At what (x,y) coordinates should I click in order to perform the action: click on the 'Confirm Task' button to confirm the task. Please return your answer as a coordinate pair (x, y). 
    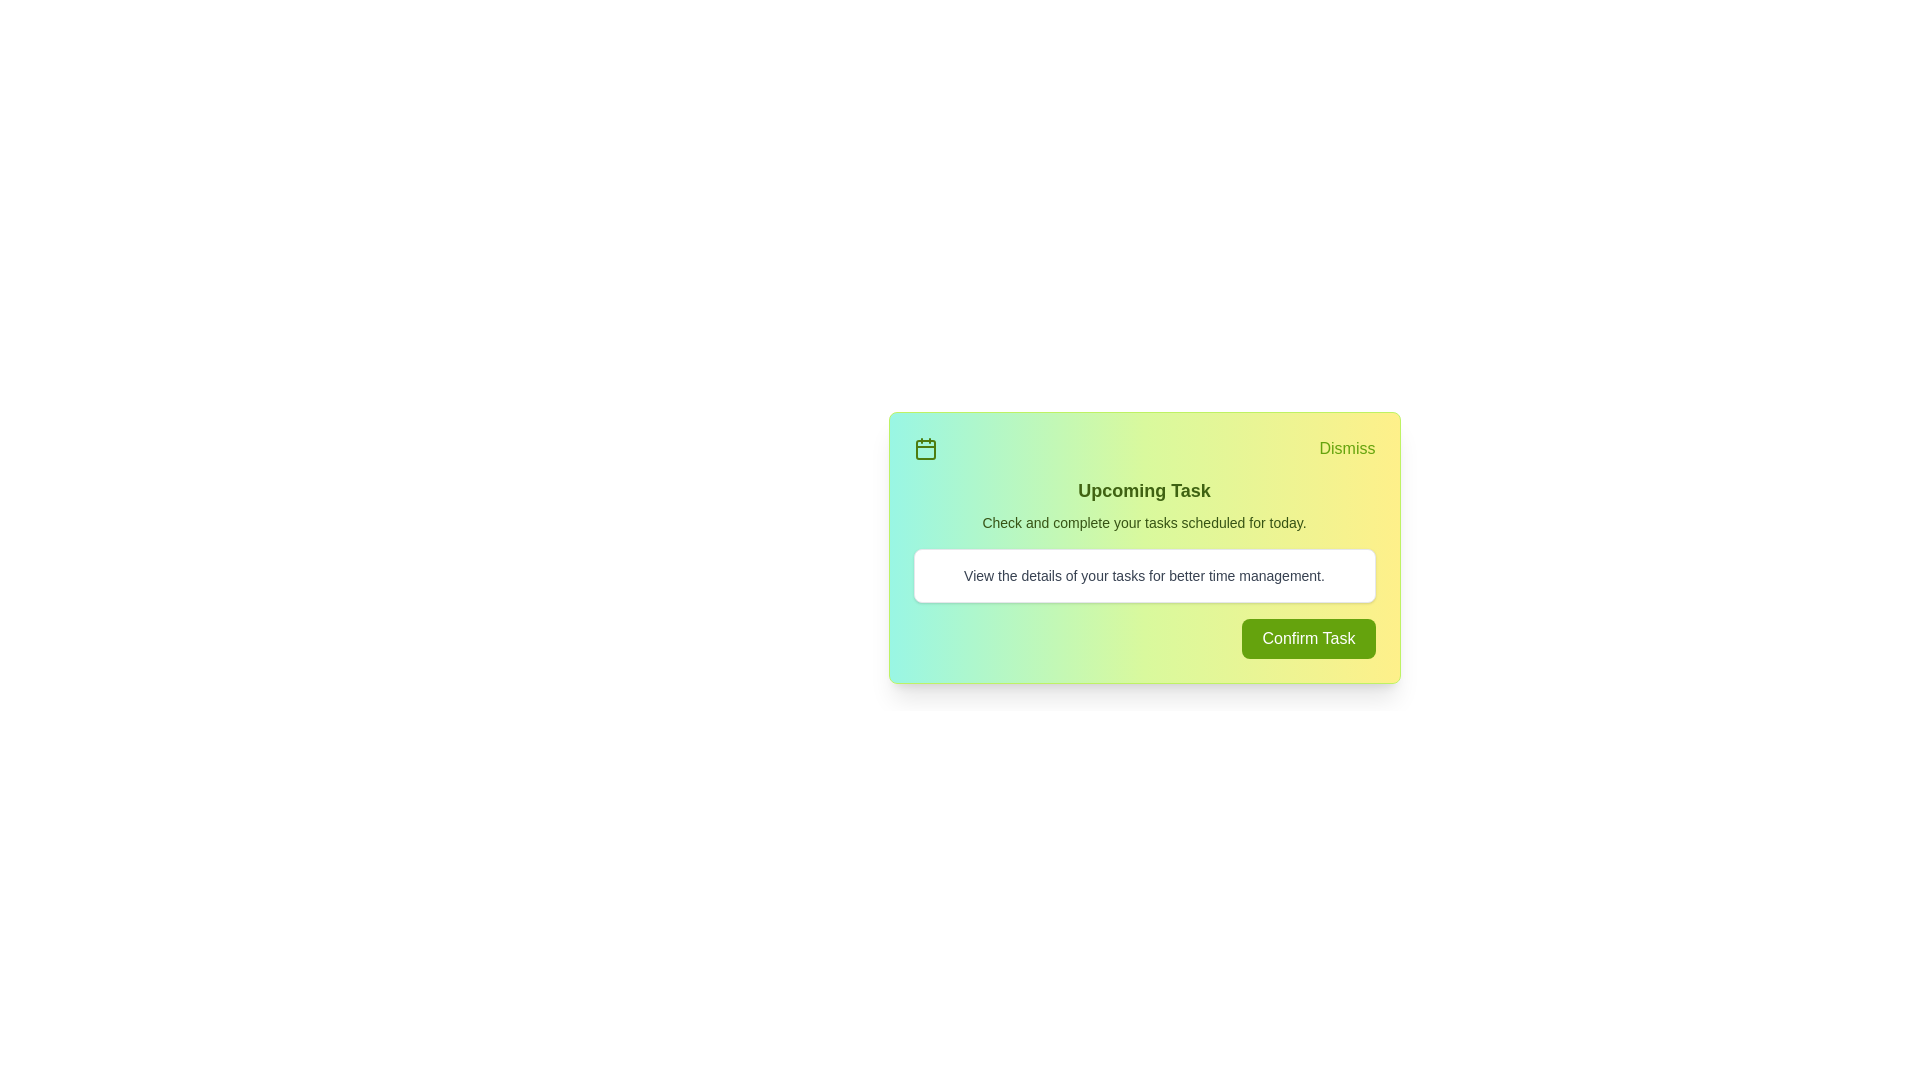
    Looking at the image, I should click on (1309, 639).